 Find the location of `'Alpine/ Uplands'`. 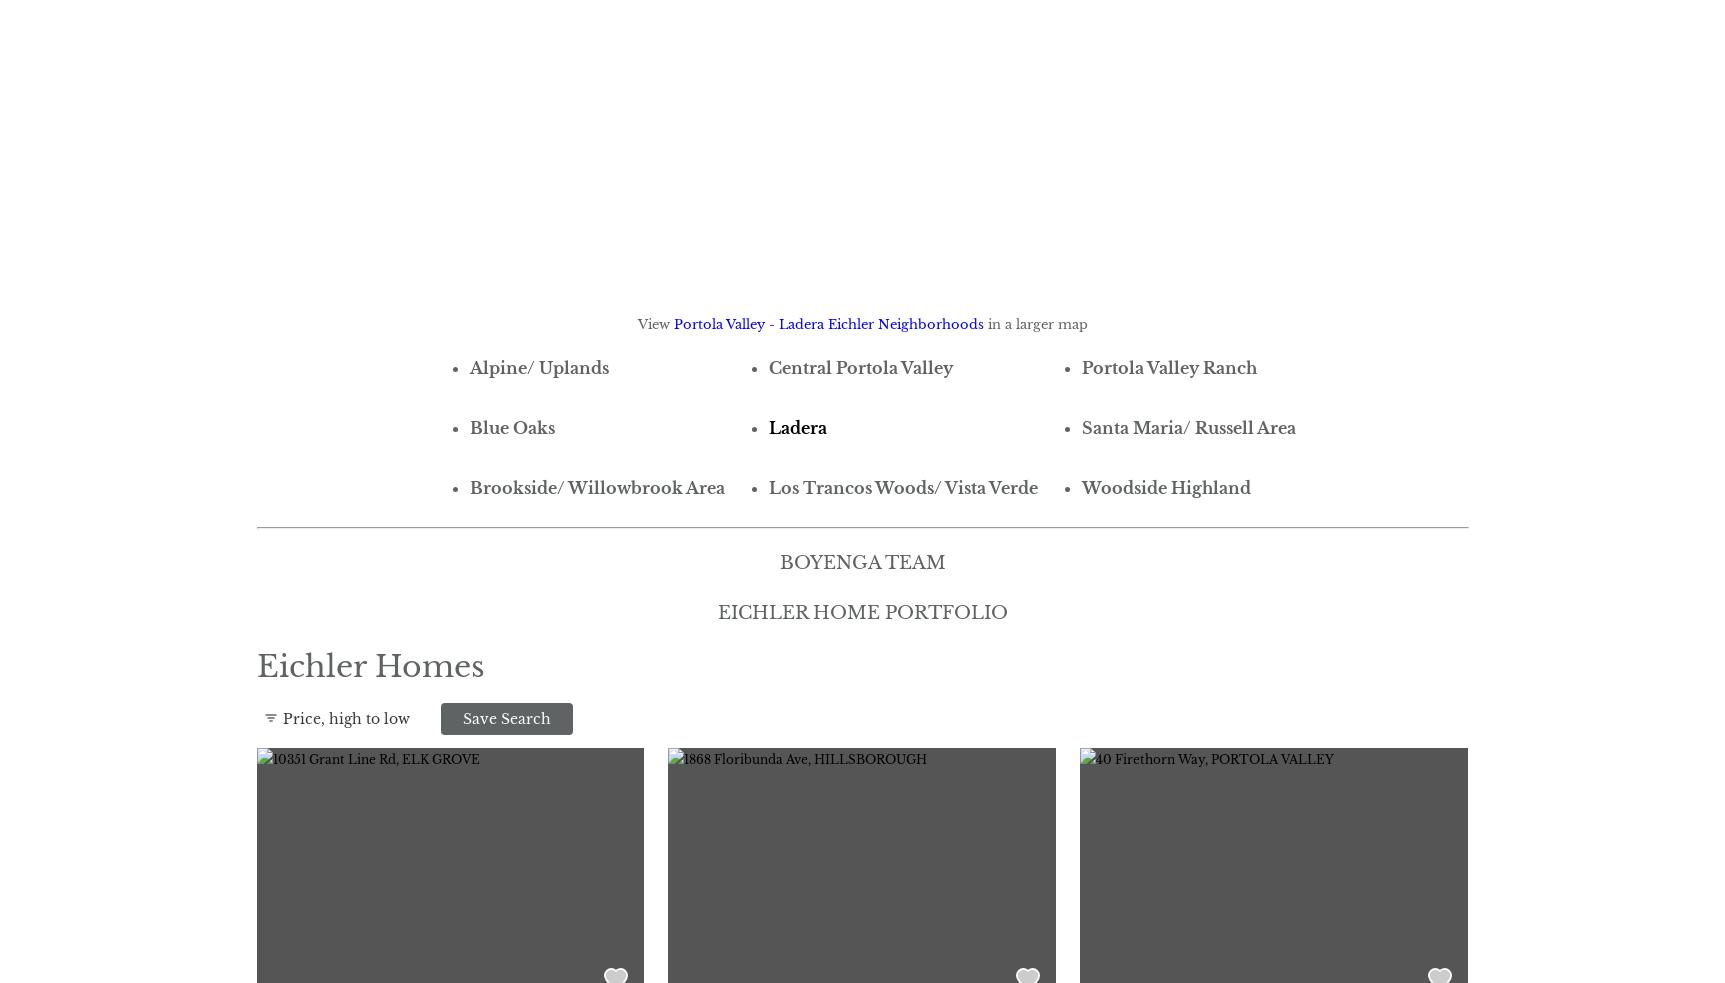

'Alpine/ Uplands' is located at coordinates (468, 365).